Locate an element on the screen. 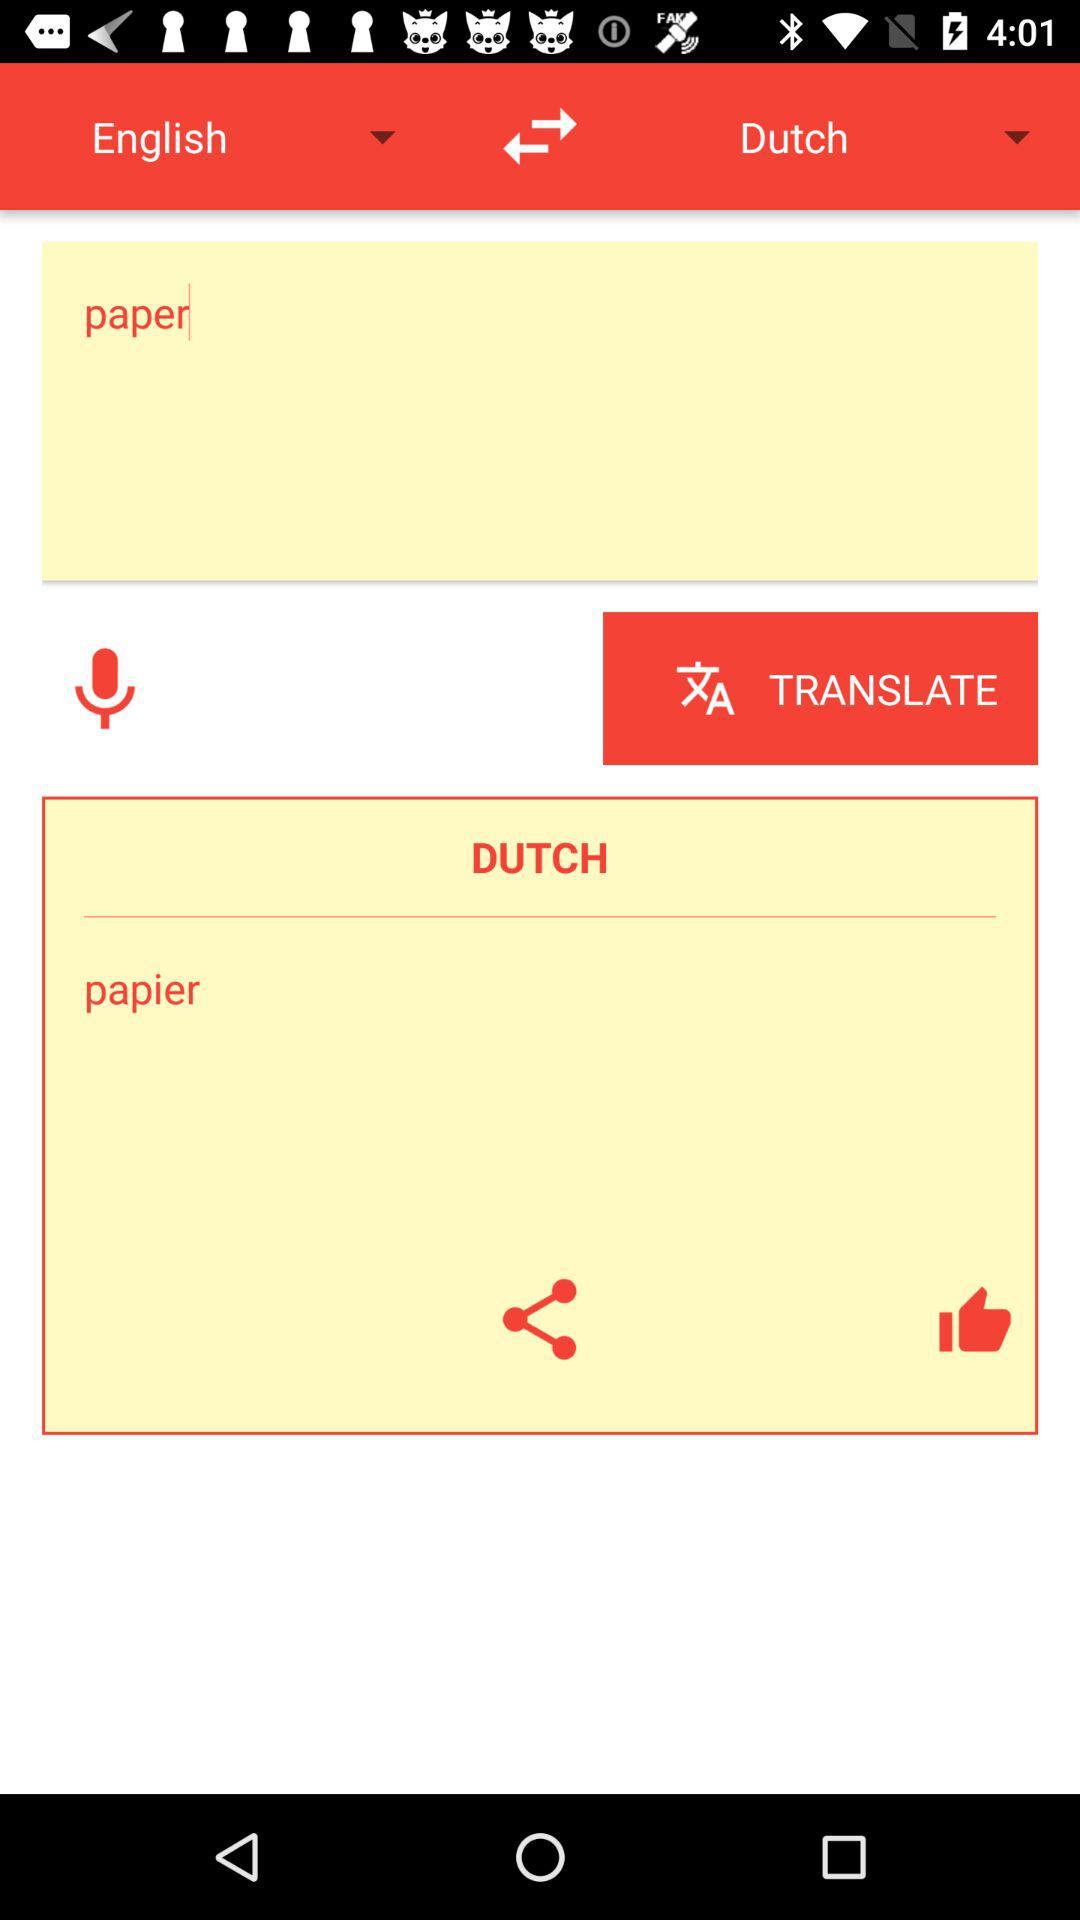 The image size is (1080, 1920). the swap icon is located at coordinates (540, 135).